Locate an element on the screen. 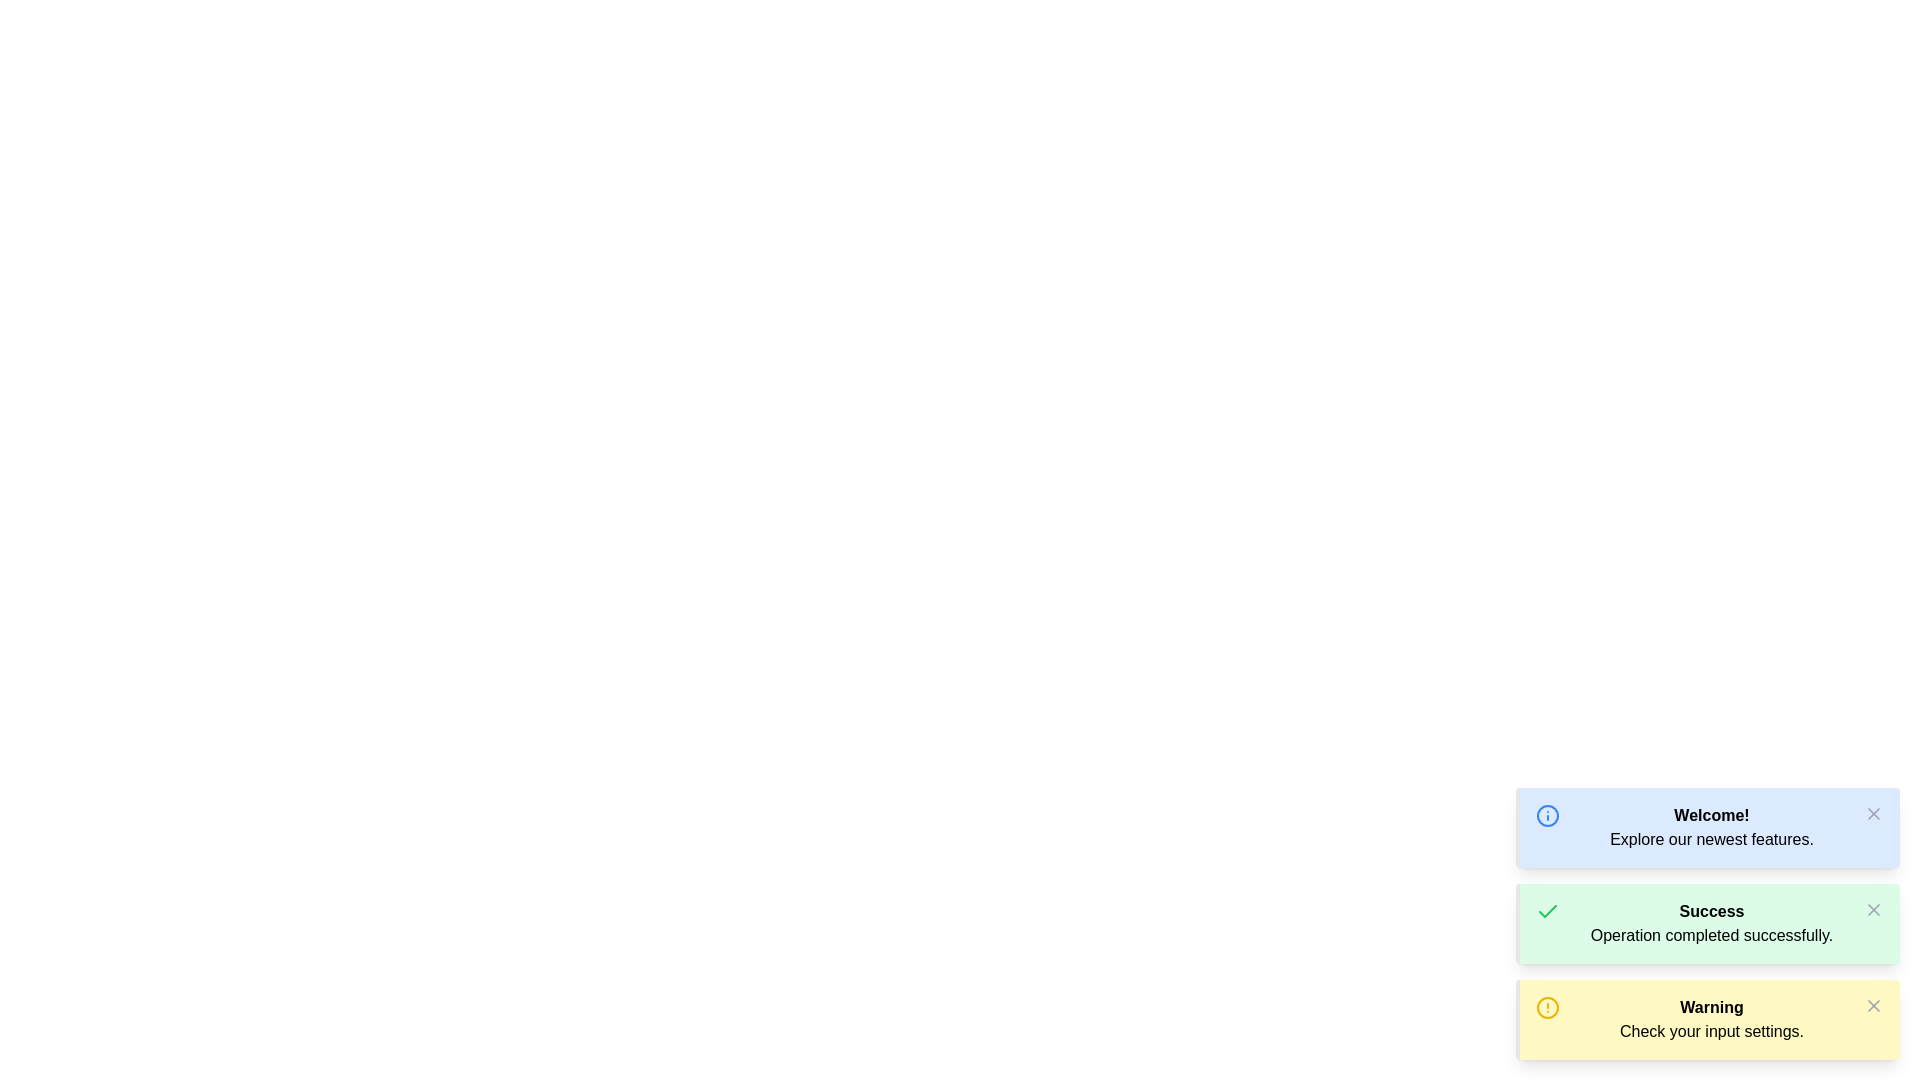 This screenshot has width=1920, height=1080. the icon located at the top-left corner of the blue notification card containing the text 'Welcome! Explore our newest features.' is located at coordinates (1547, 816).